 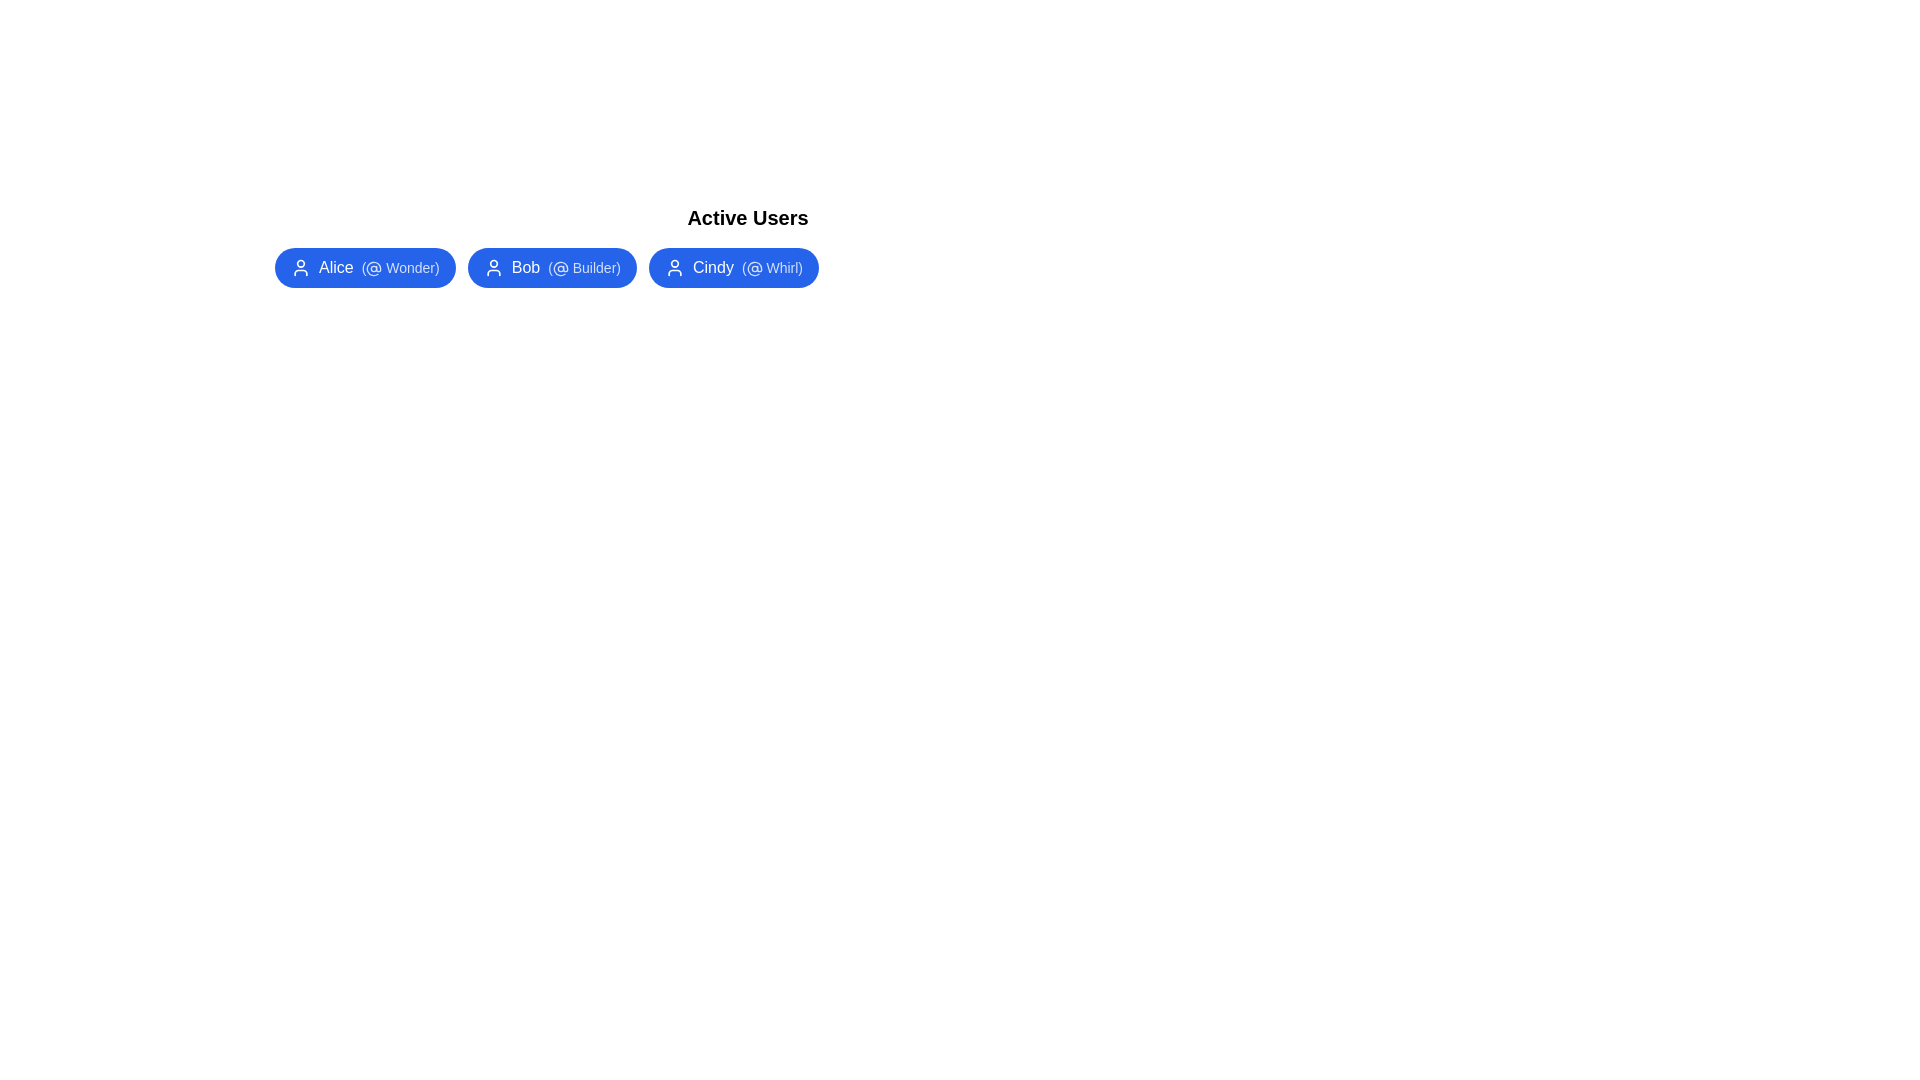 What do you see at coordinates (364, 266) in the screenshot?
I see `the chip representing Alice` at bounding box center [364, 266].